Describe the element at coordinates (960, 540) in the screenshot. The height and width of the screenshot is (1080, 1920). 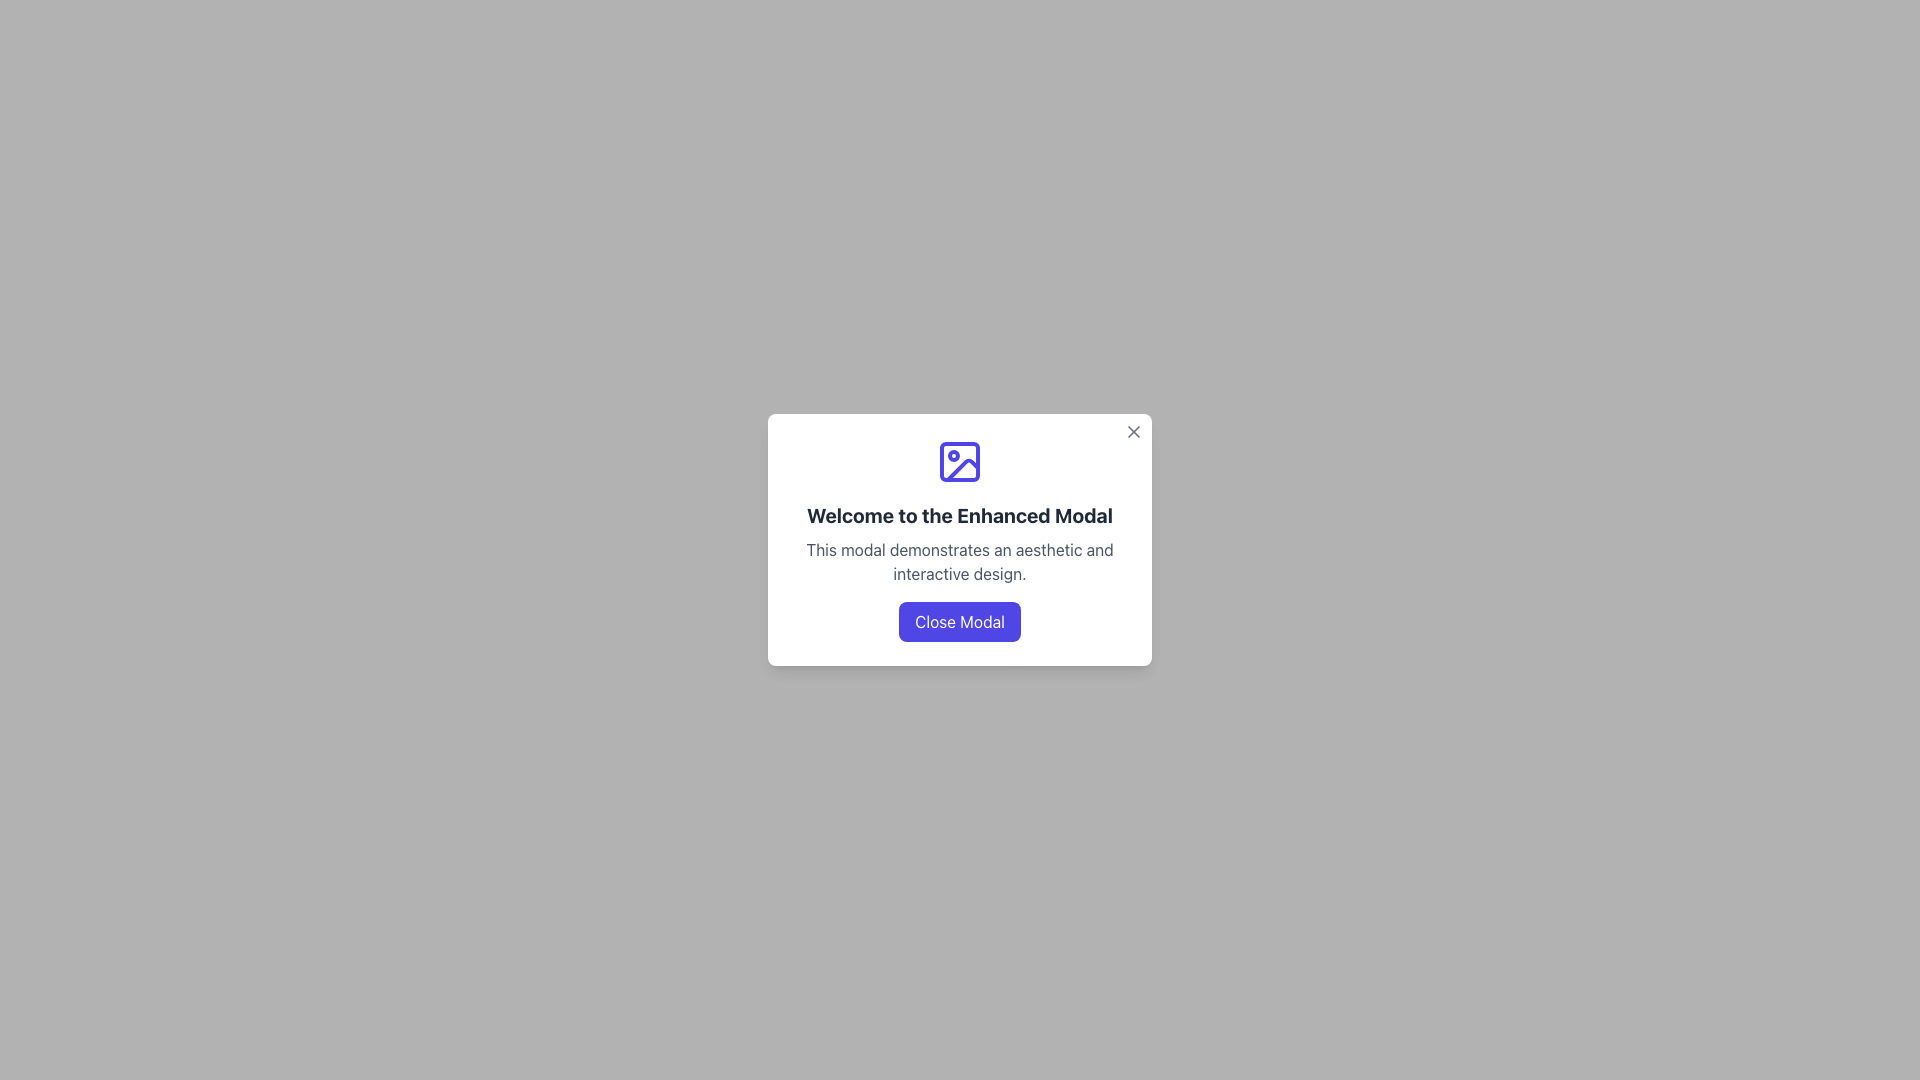
I see `text displayed in the Modal Content Section, which includes a welcoming message and a short description, located at the center of the modal dialog` at that location.